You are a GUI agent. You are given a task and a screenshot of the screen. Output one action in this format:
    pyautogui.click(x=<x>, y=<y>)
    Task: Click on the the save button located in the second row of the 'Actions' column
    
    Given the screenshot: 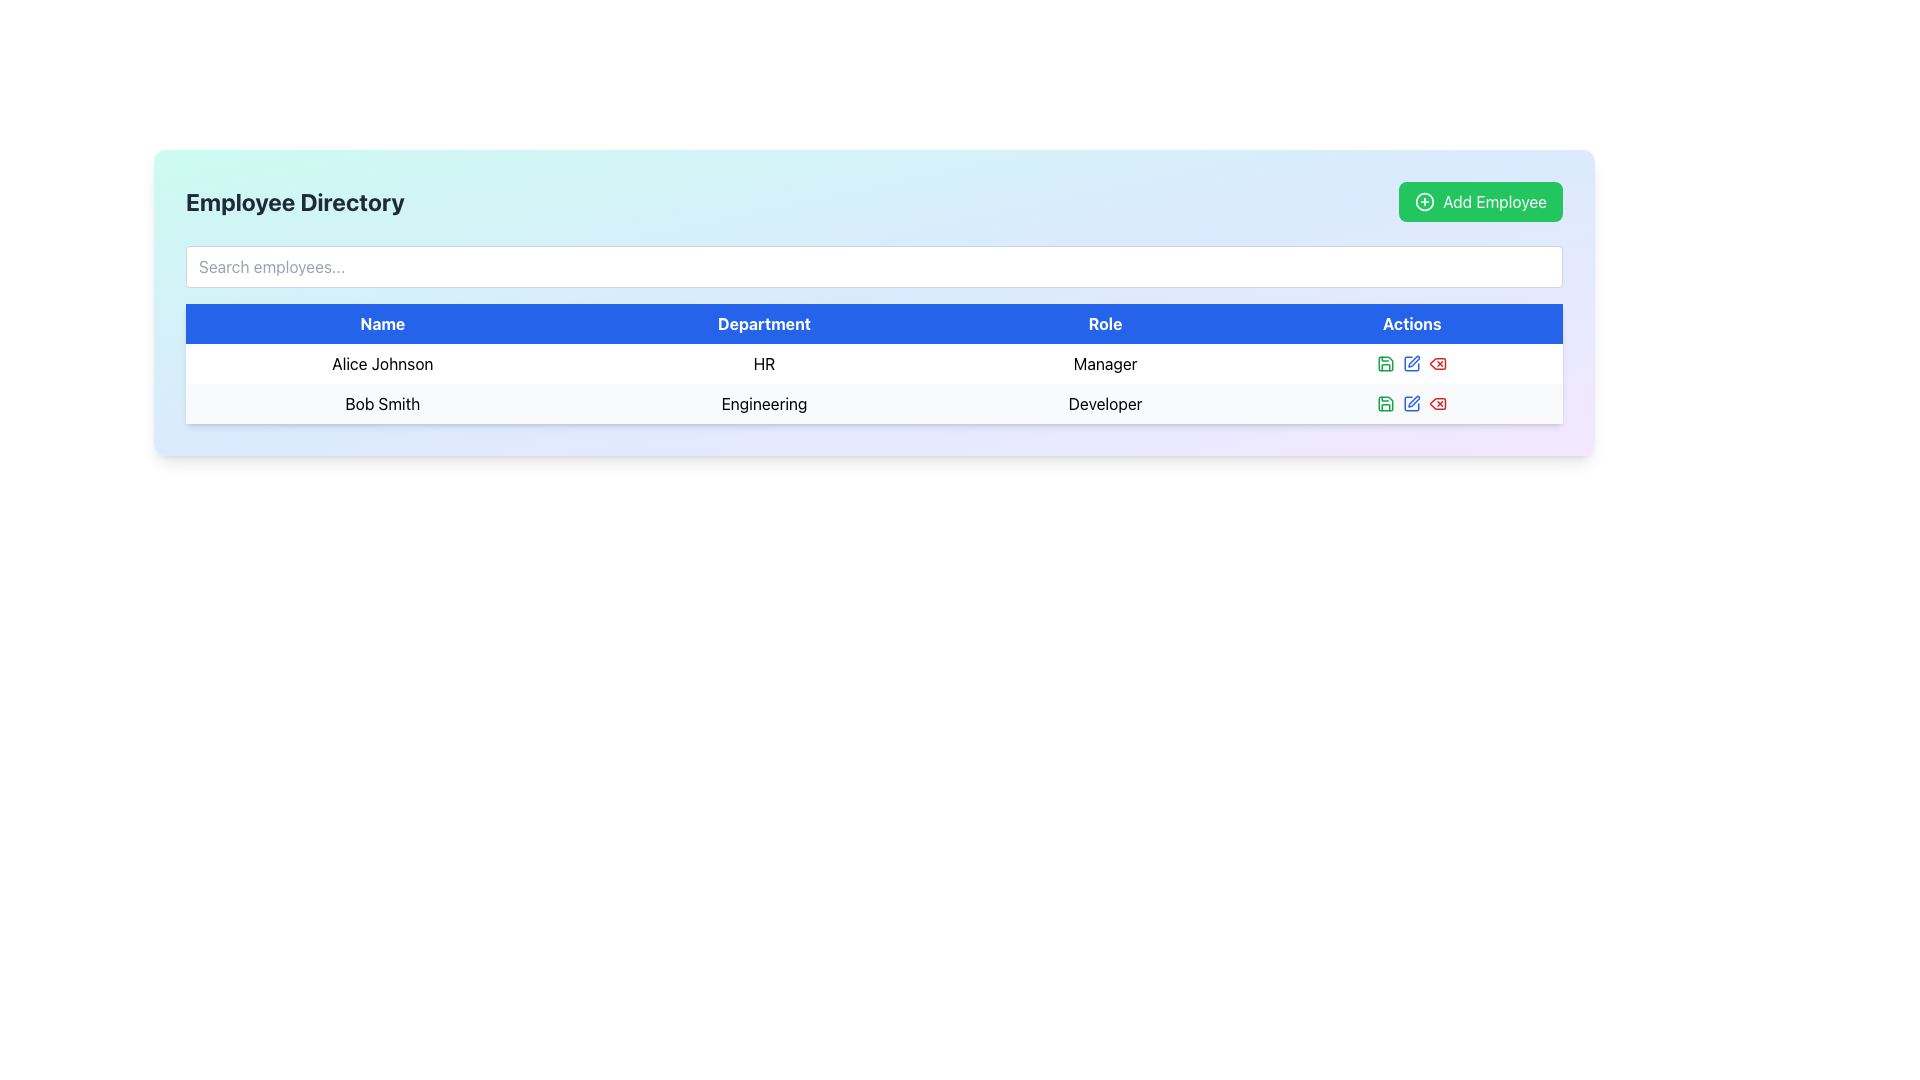 What is the action you would take?
    pyautogui.click(x=1385, y=363)
    